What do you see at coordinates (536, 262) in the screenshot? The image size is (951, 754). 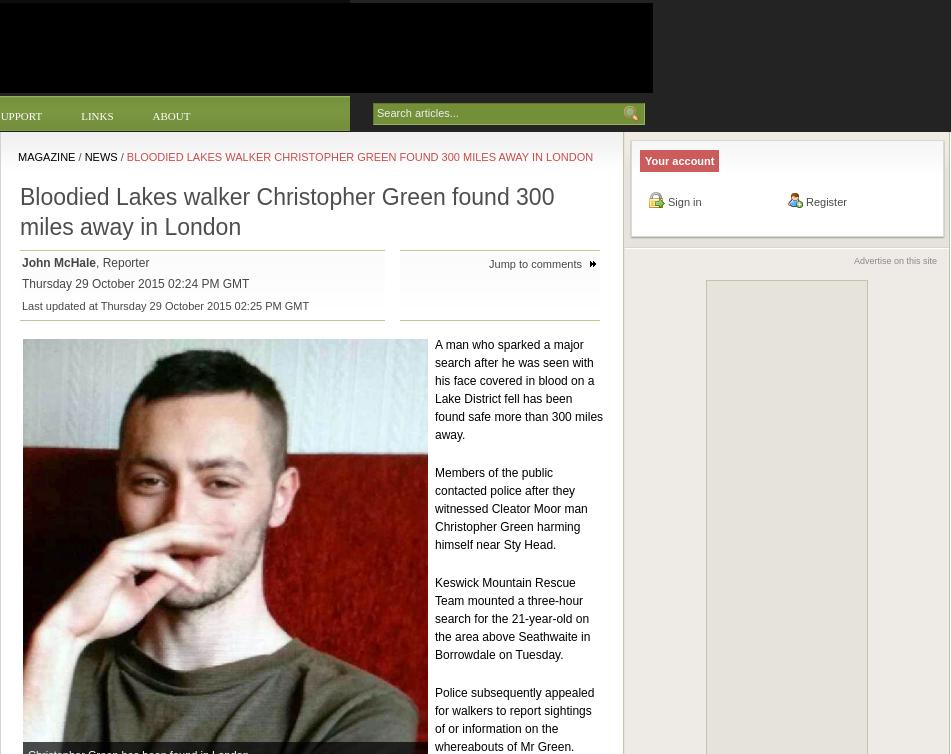 I see `'Jump to comments'` at bounding box center [536, 262].